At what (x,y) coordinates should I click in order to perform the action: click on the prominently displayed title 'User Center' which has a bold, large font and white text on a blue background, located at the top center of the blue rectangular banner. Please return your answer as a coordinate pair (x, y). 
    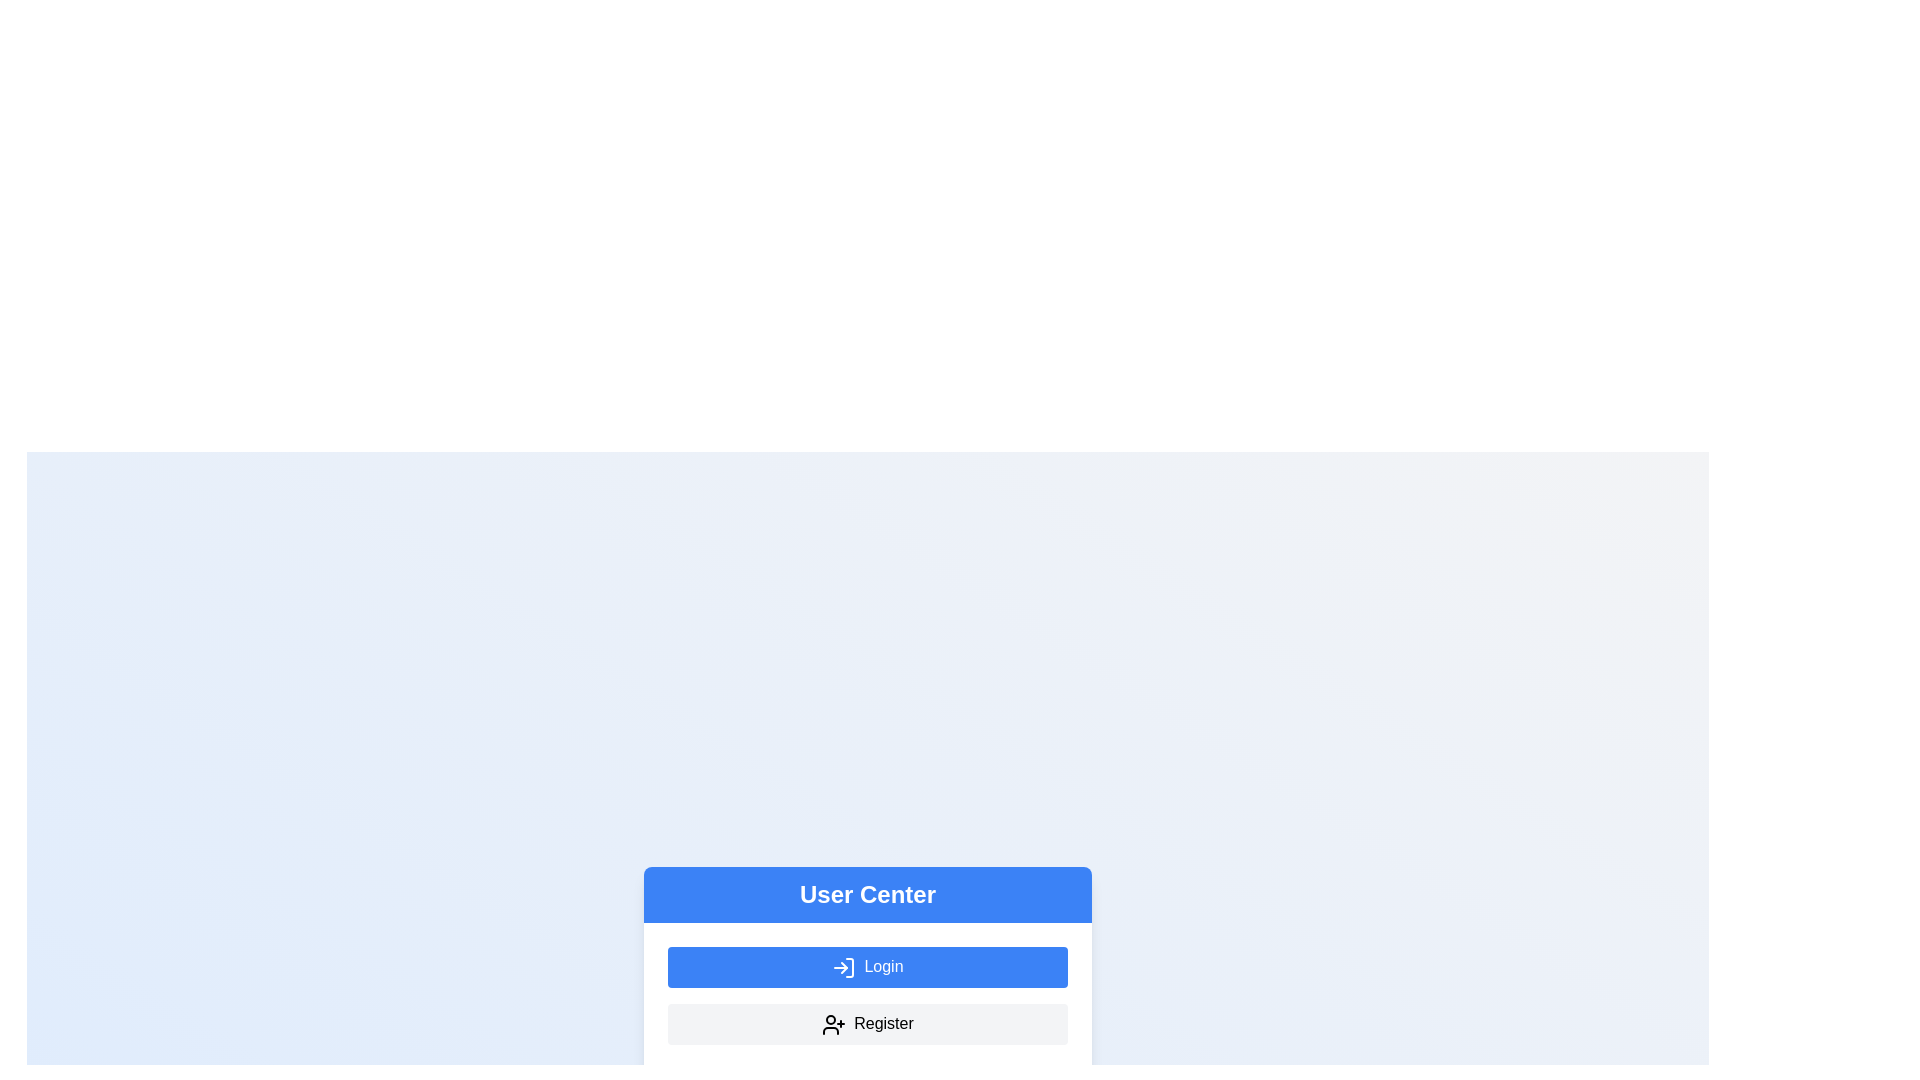
    Looking at the image, I should click on (868, 893).